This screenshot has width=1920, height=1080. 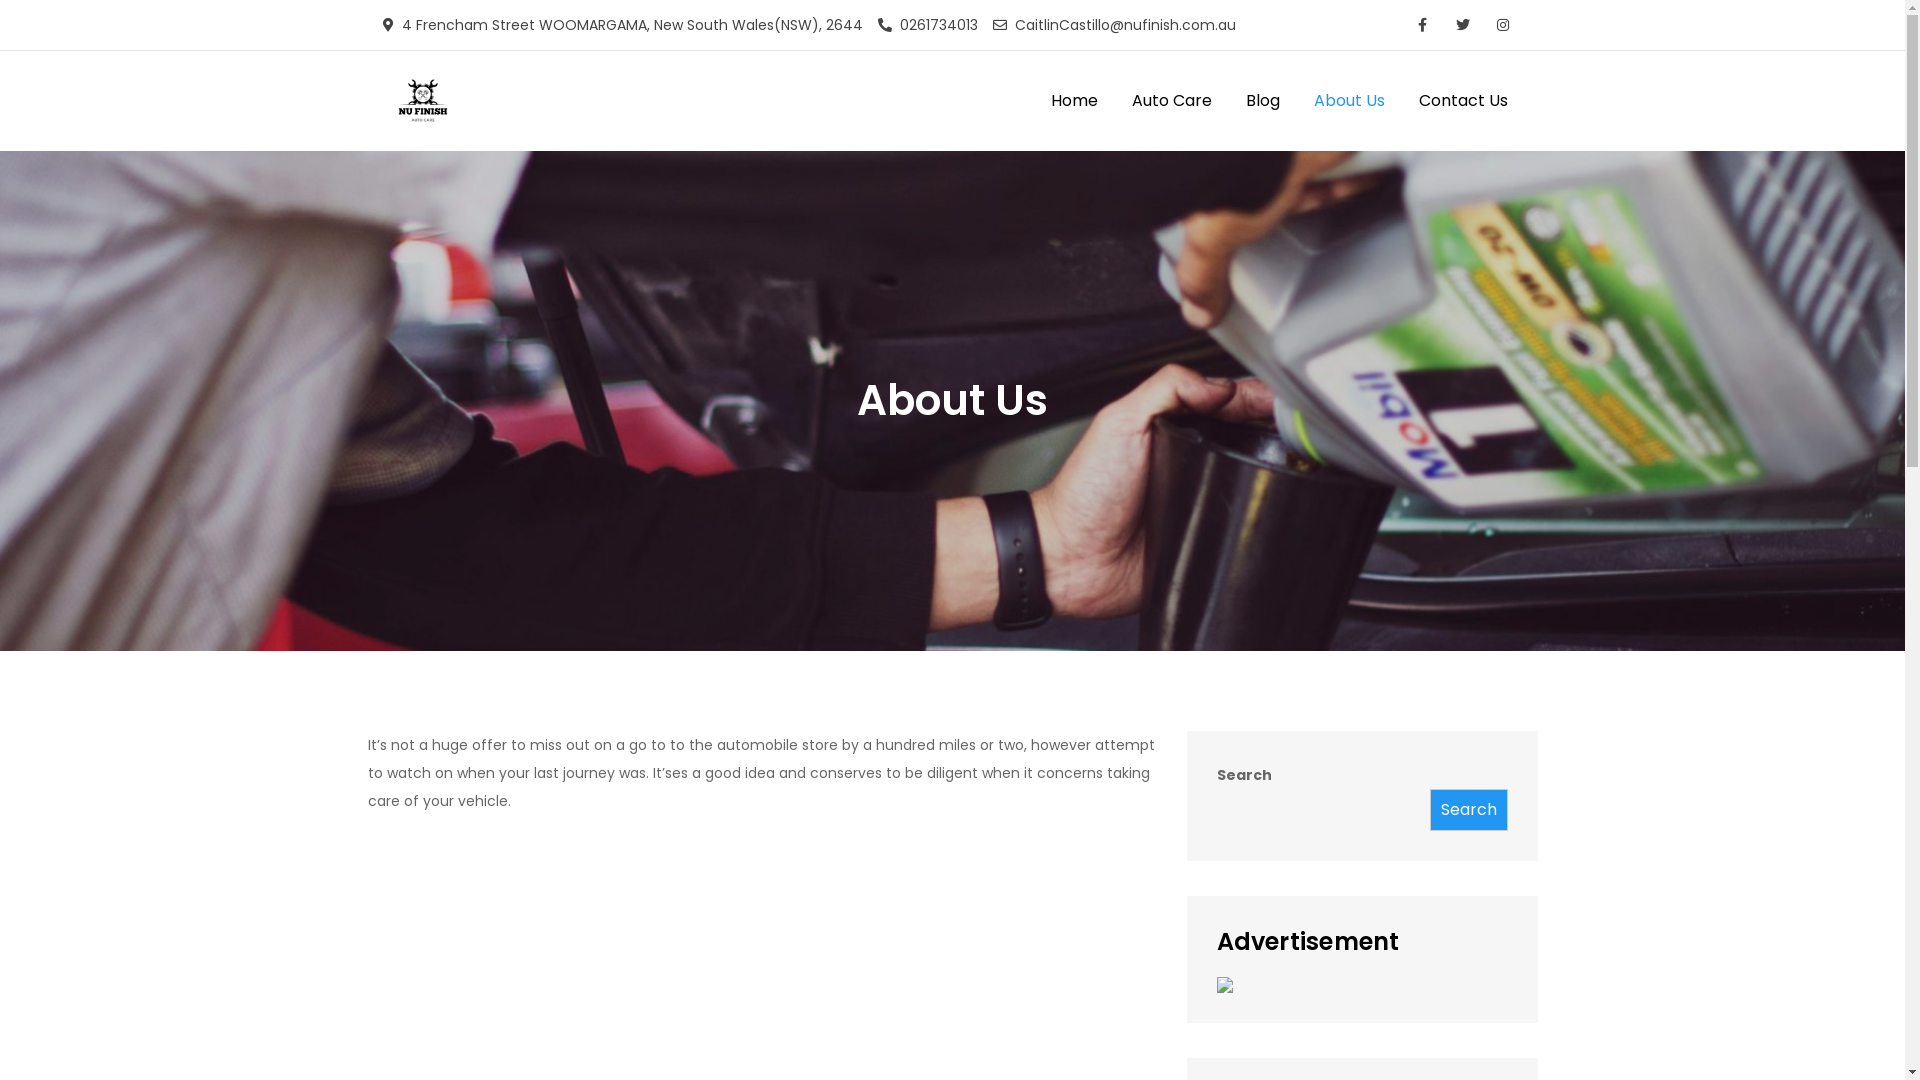 I want to click on 'Auto Care', so click(x=1171, y=100).